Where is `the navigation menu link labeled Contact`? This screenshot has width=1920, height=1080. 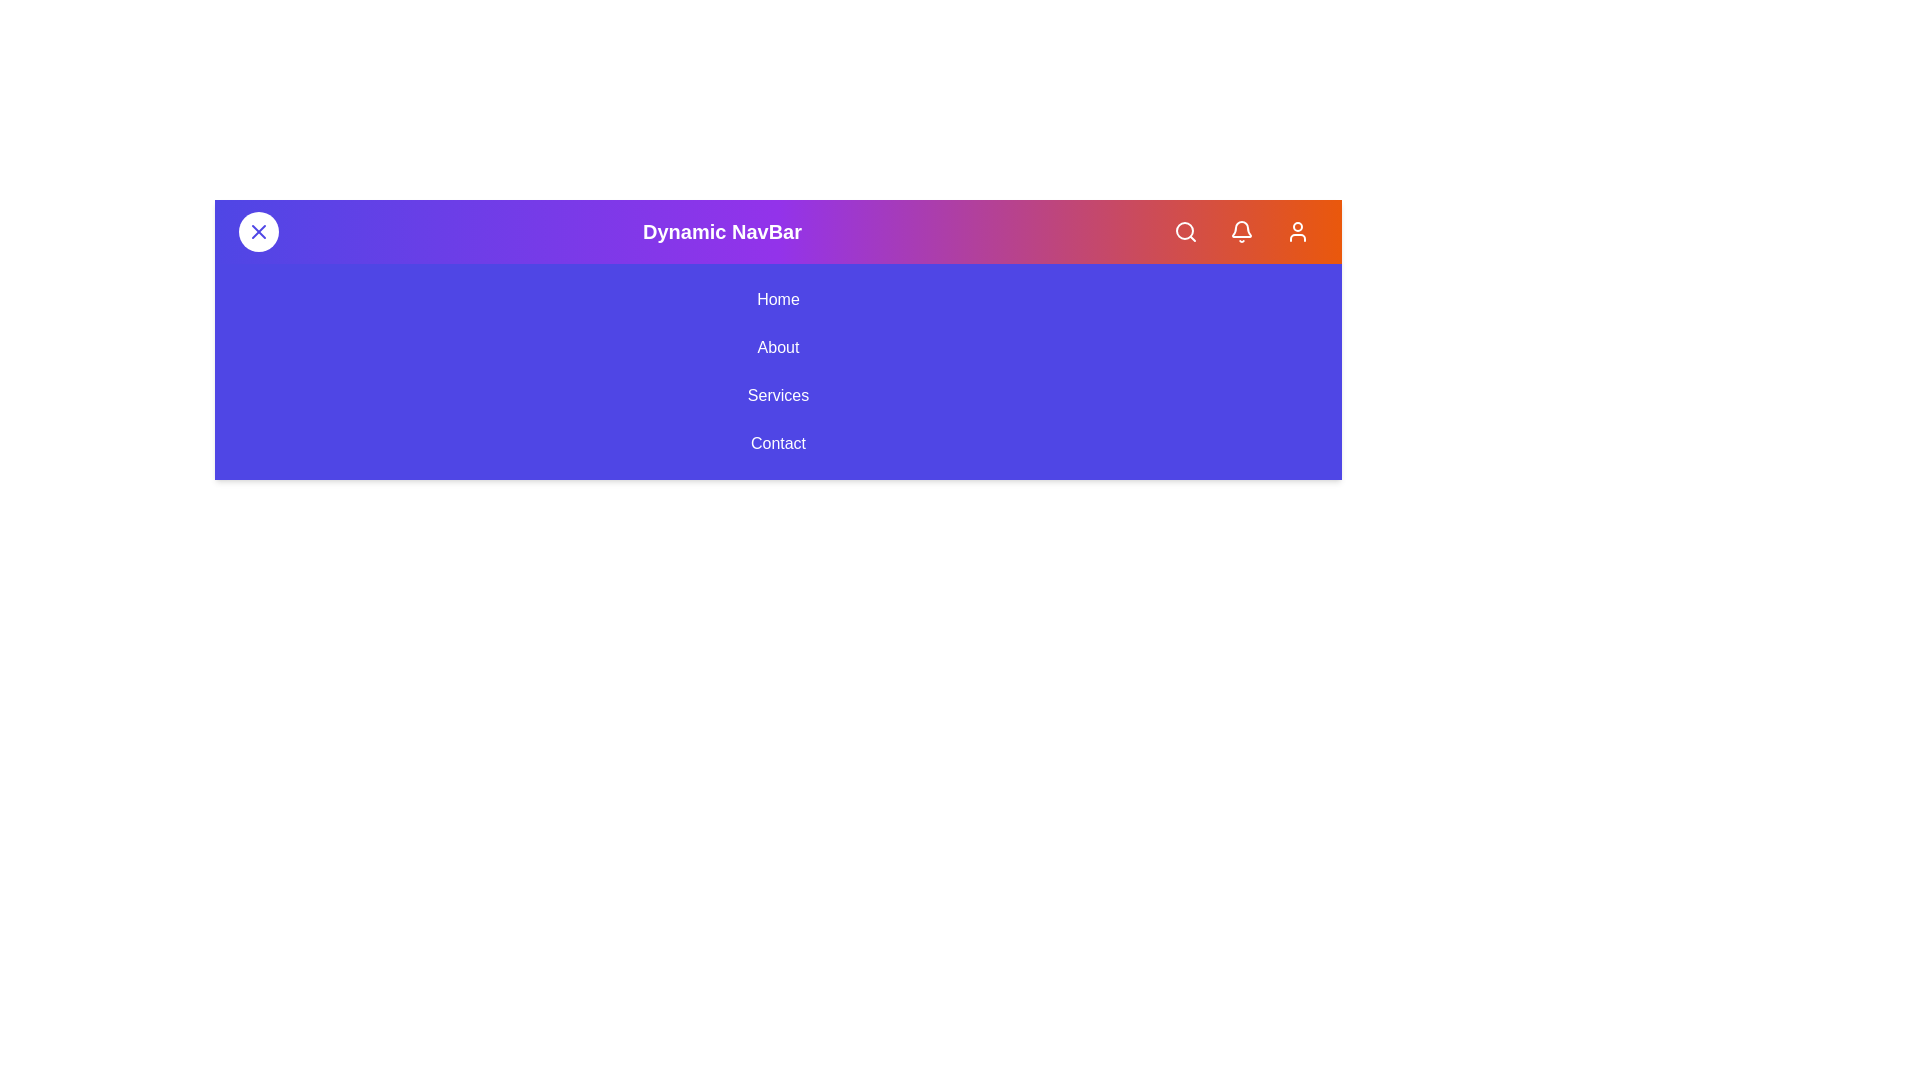
the navigation menu link labeled Contact is located at coordinates (777, 442).